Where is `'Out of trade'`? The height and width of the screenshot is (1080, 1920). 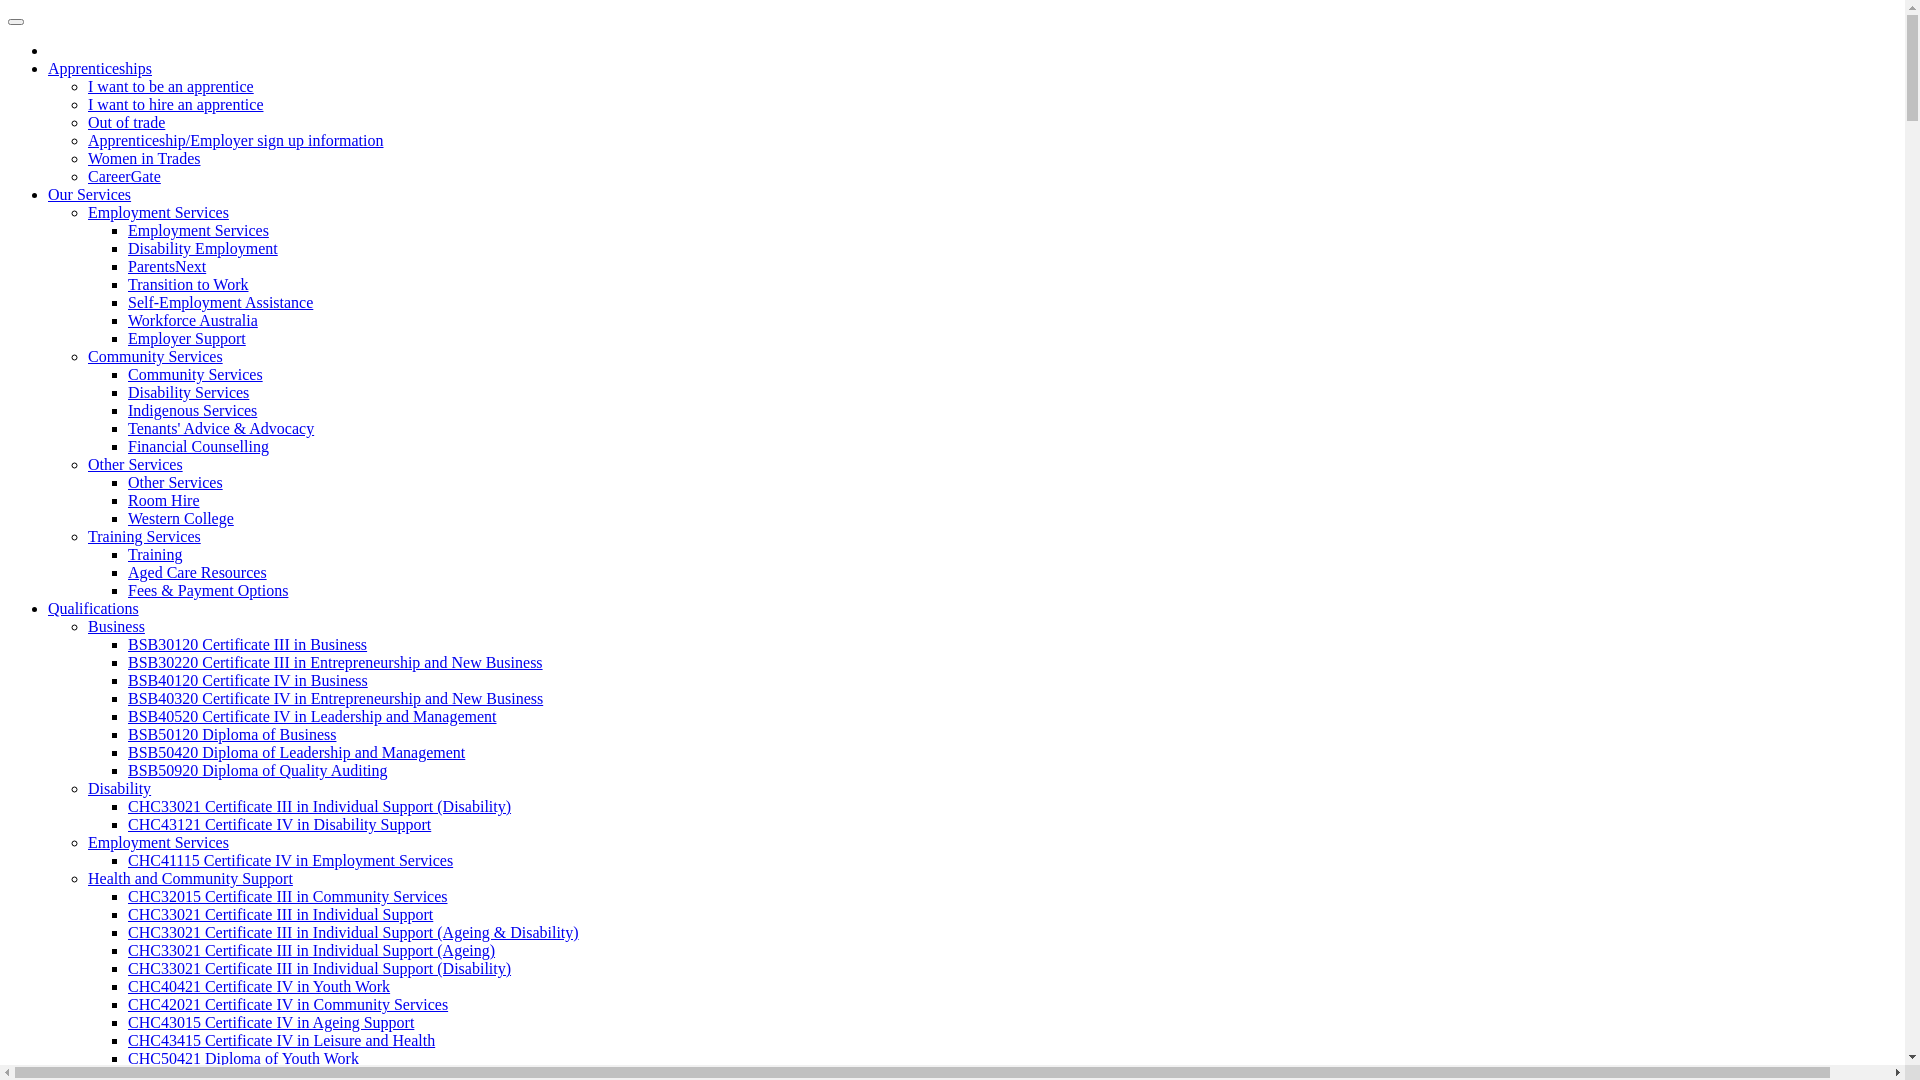
'Out of trade' is located at coordinates (125, 122).